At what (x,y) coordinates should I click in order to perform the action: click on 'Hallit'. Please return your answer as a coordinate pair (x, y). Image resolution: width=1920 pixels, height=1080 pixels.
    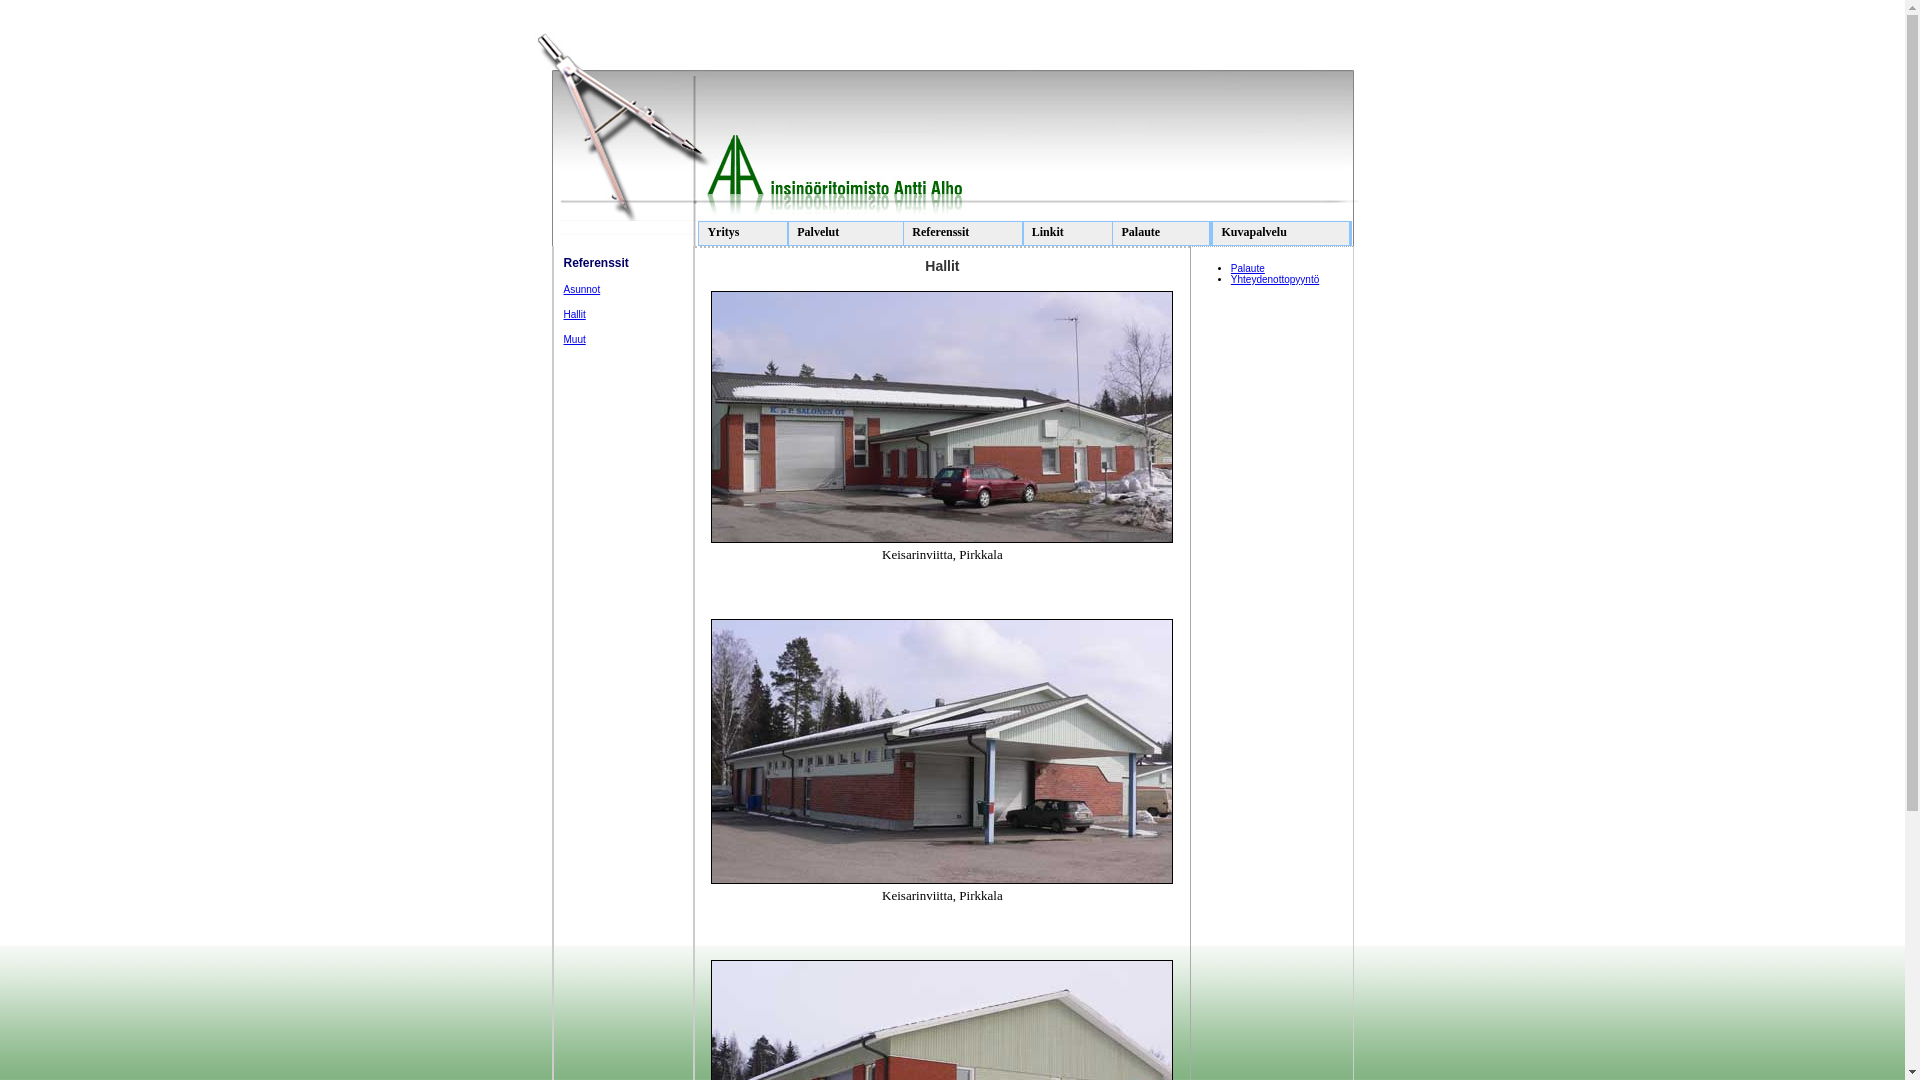
    Looking at the image, I should click on (574, 314).